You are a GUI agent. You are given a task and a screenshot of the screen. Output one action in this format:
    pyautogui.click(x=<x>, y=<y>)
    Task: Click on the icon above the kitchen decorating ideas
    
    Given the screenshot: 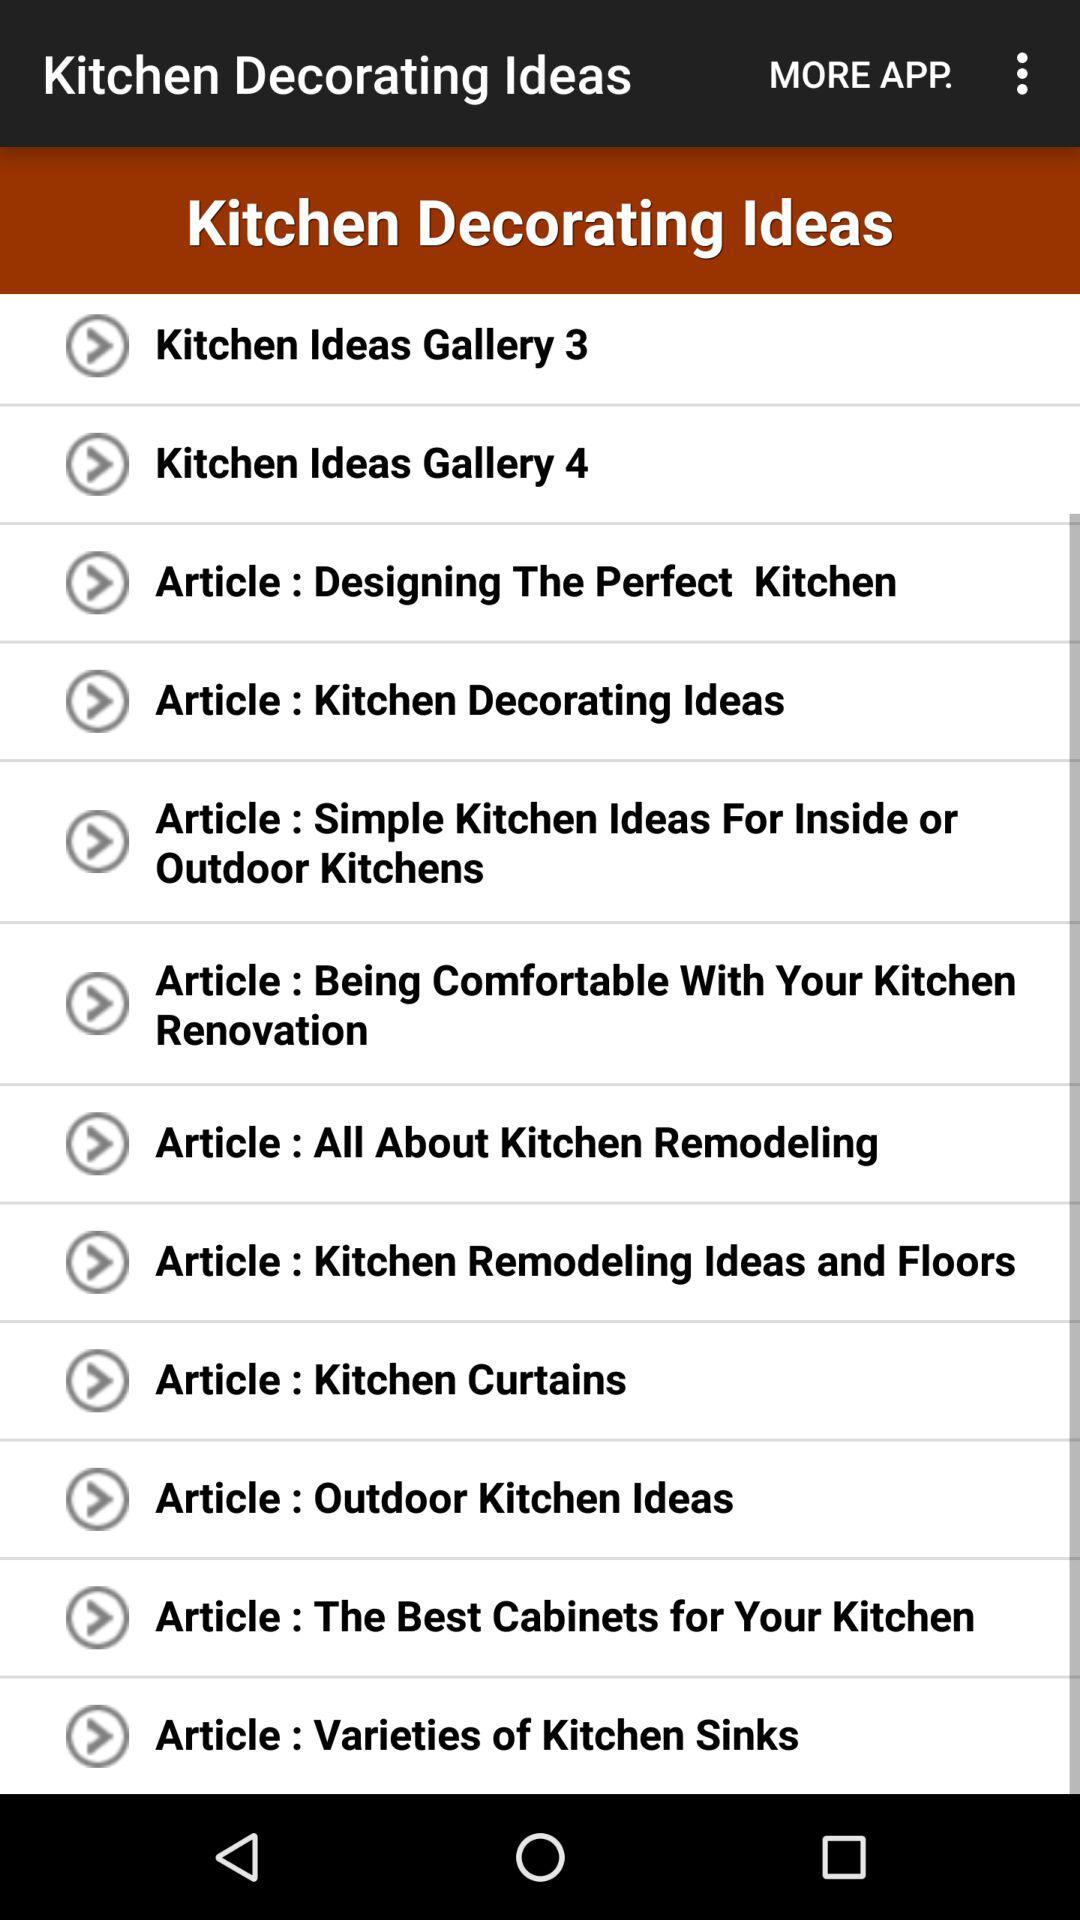 What is the action you would take?
    pyautogui.click(x=860, y=73)
    